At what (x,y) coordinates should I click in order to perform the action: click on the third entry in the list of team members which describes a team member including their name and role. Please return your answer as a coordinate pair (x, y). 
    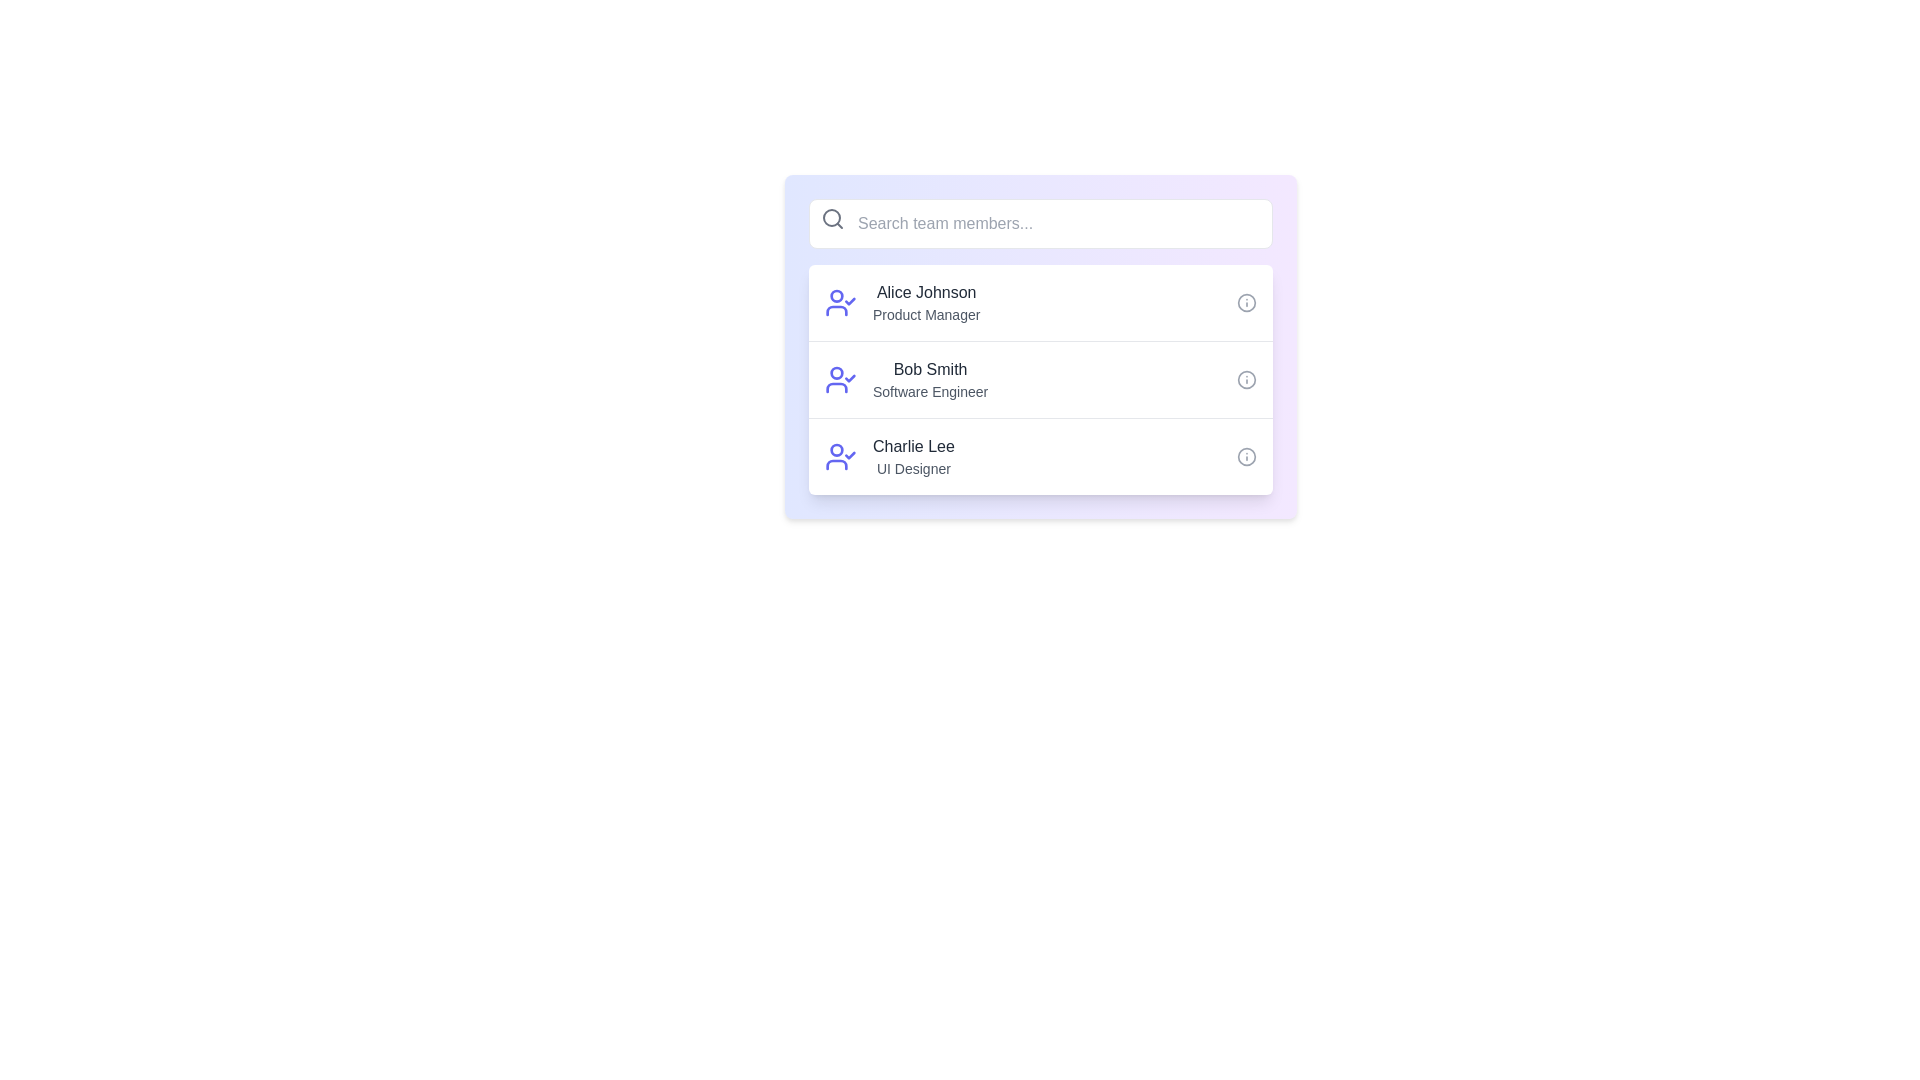
    Looking at the image, I should click on (912, 456).